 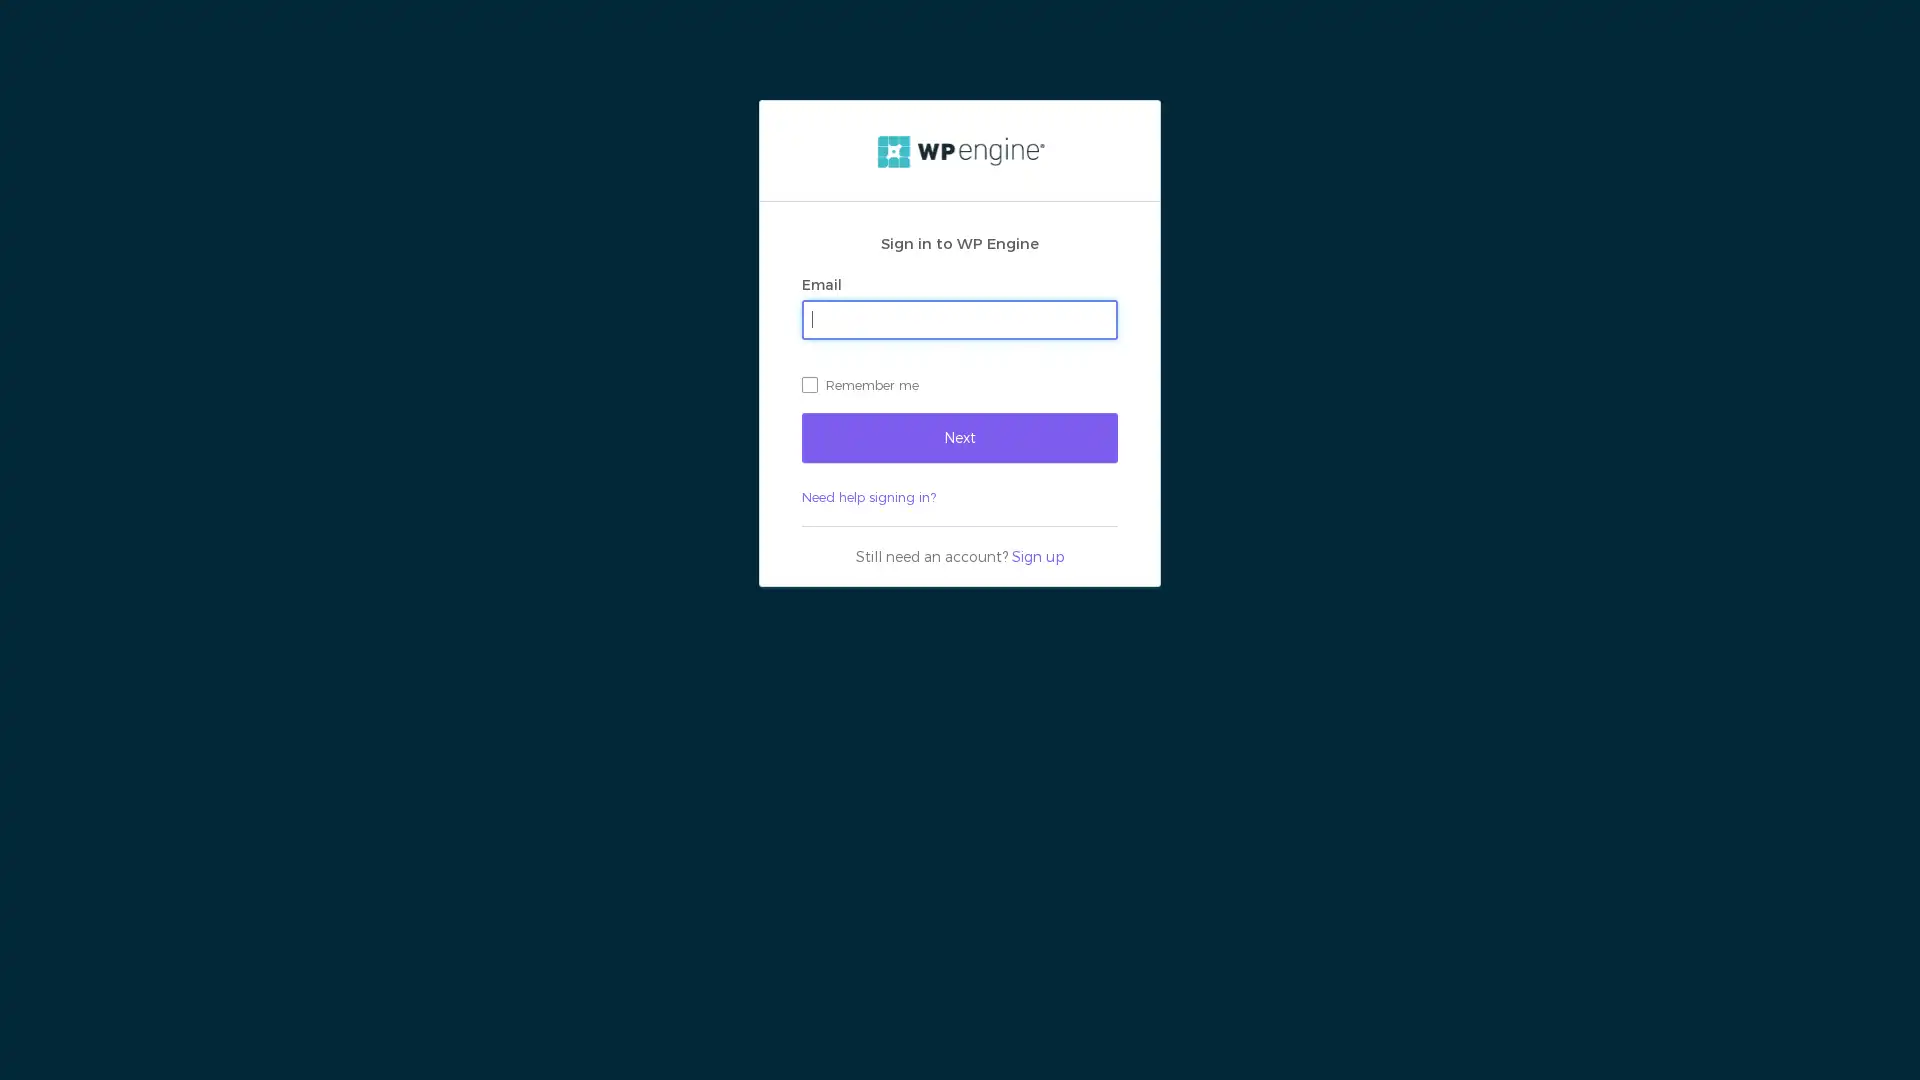 What do you see at coordinates (960, 435) in the screenshot?
I see `Next` at bounding box center [960, 435].